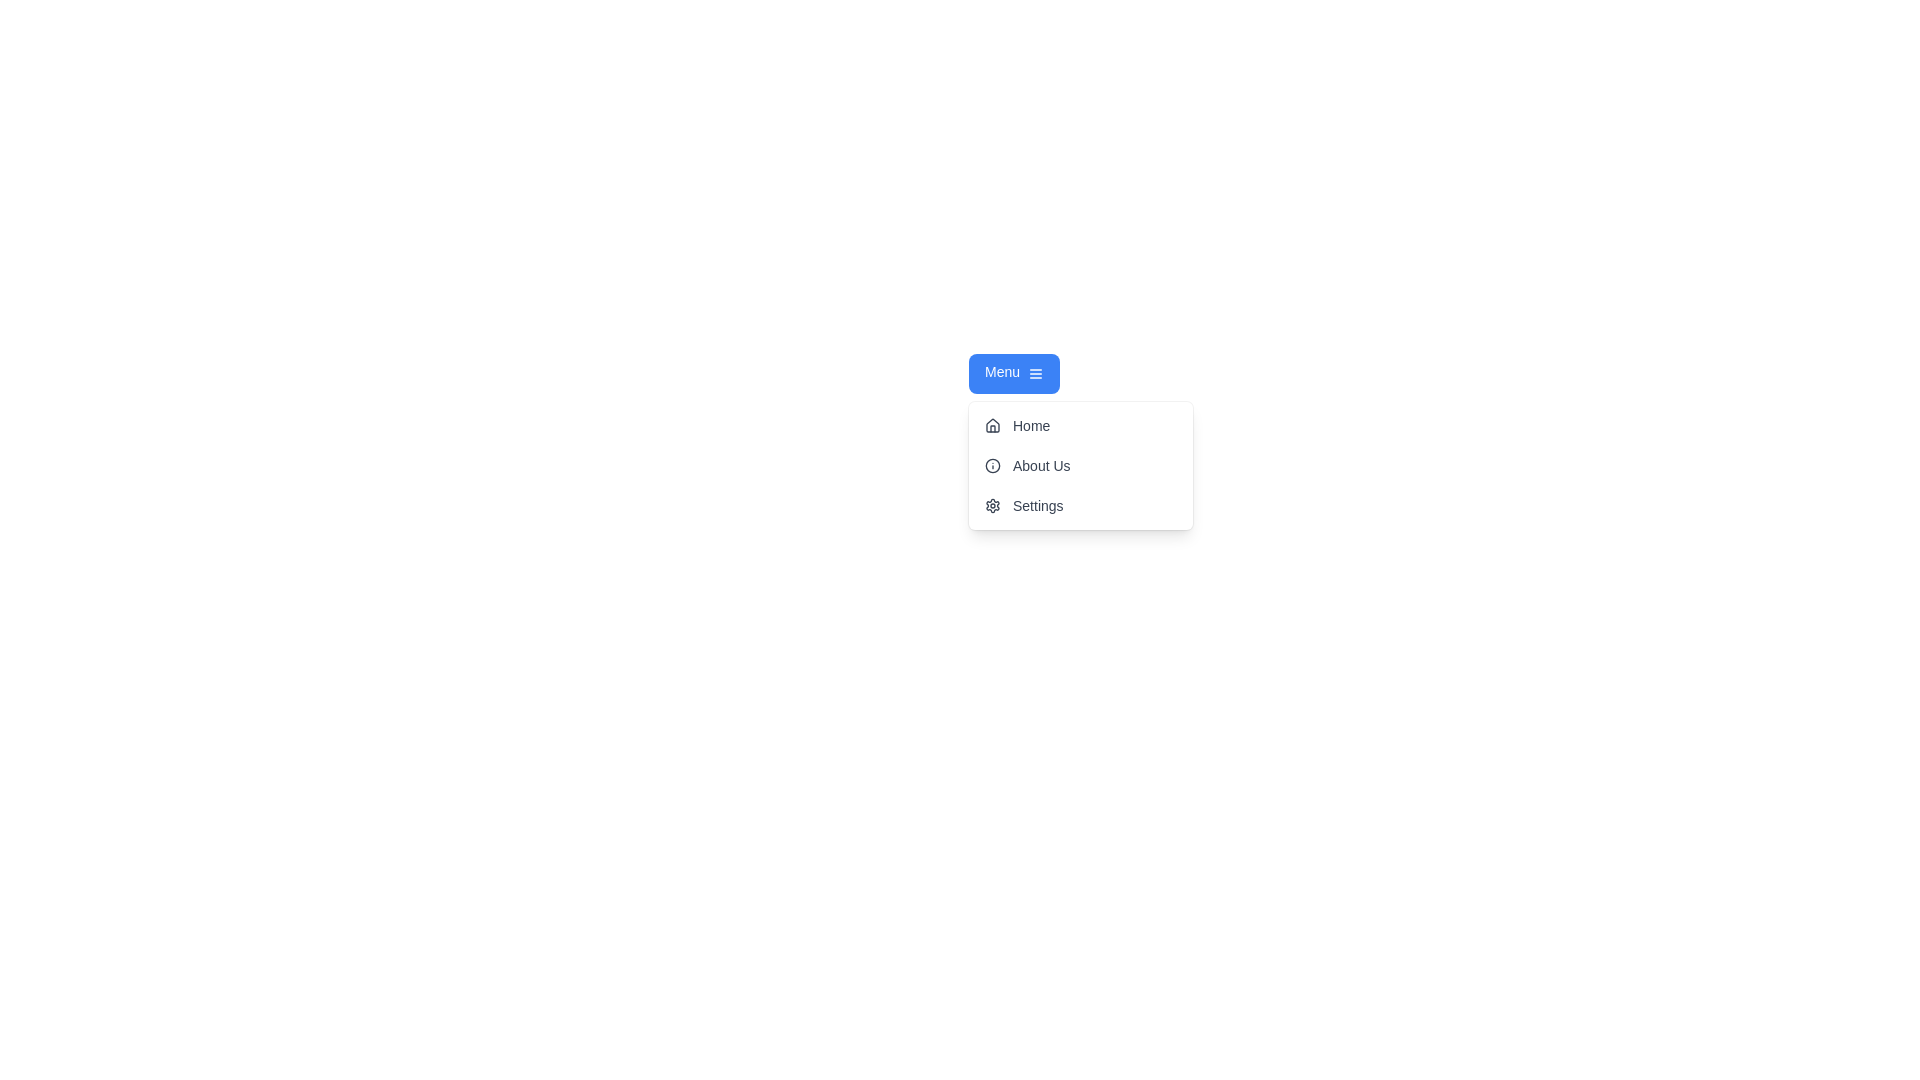 Image resolution: width=1920 pixels, height=1080 pixels. Describe the element at coordinates (993, 424) in the screenshot. I see `the 'Home' icon located below the 'Menu' button` at that location.